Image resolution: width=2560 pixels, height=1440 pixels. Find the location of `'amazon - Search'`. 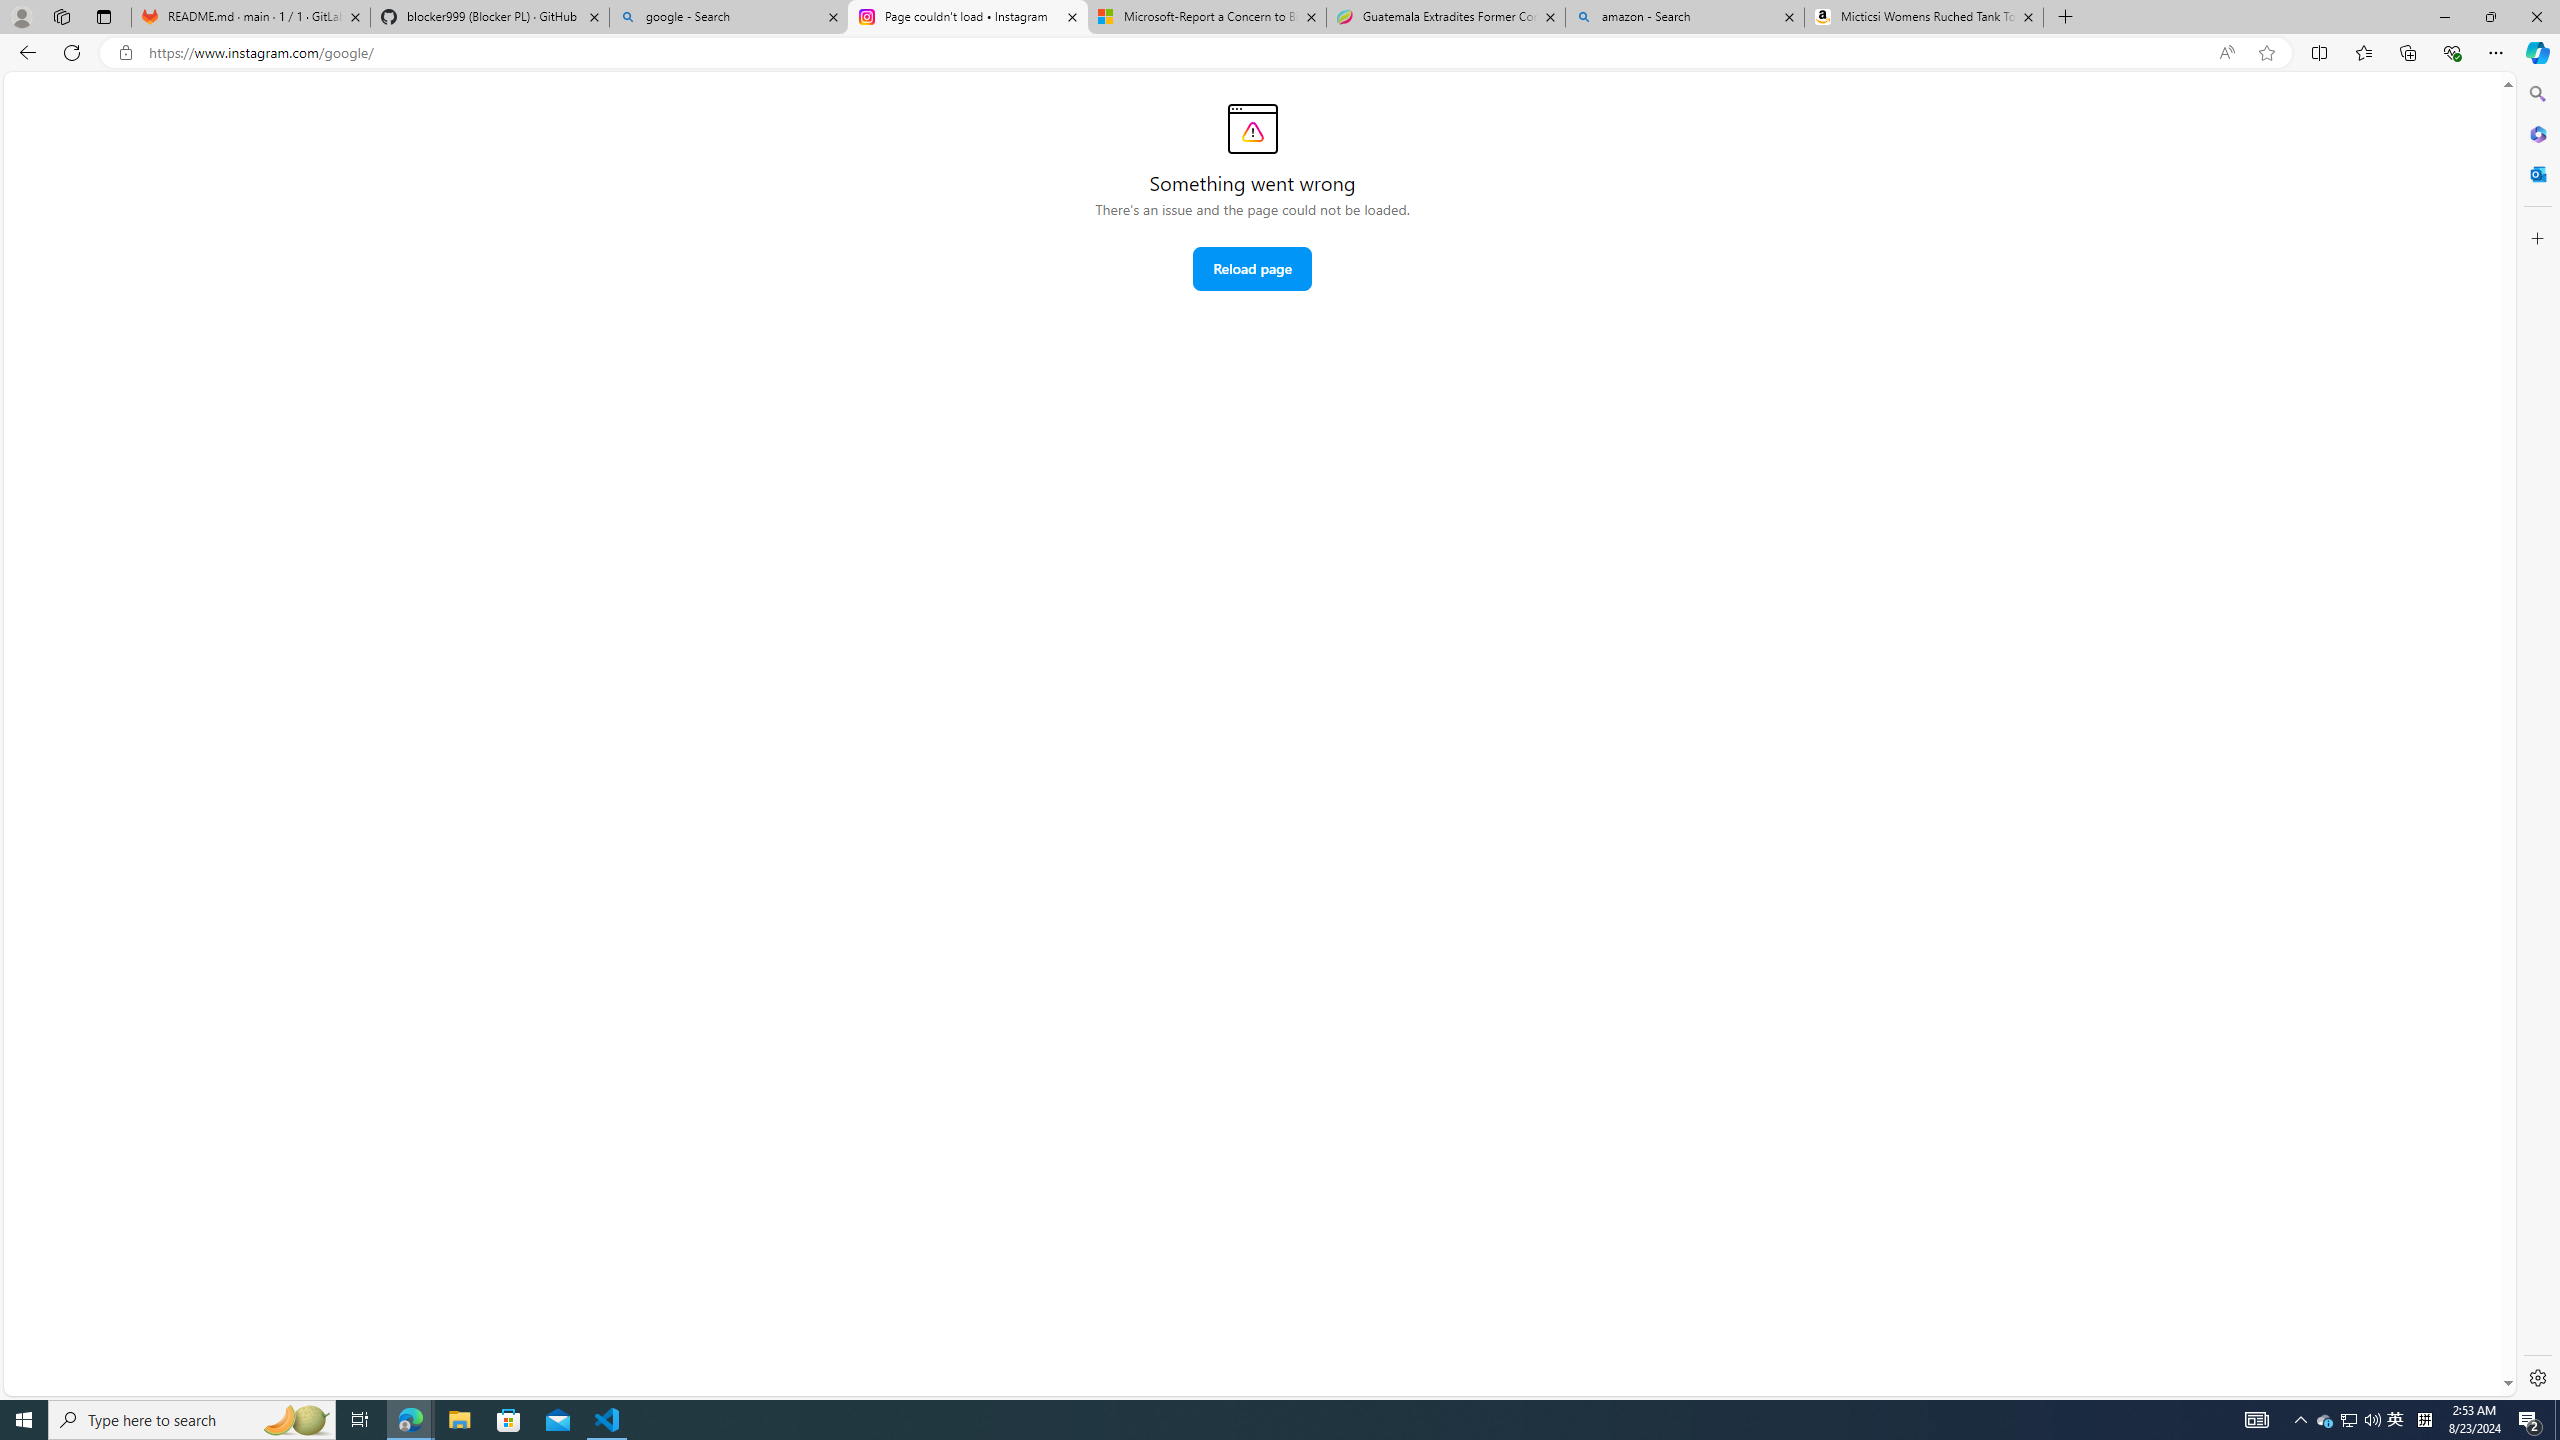

'amazon - Search' is located at coordinates (1683, 16).